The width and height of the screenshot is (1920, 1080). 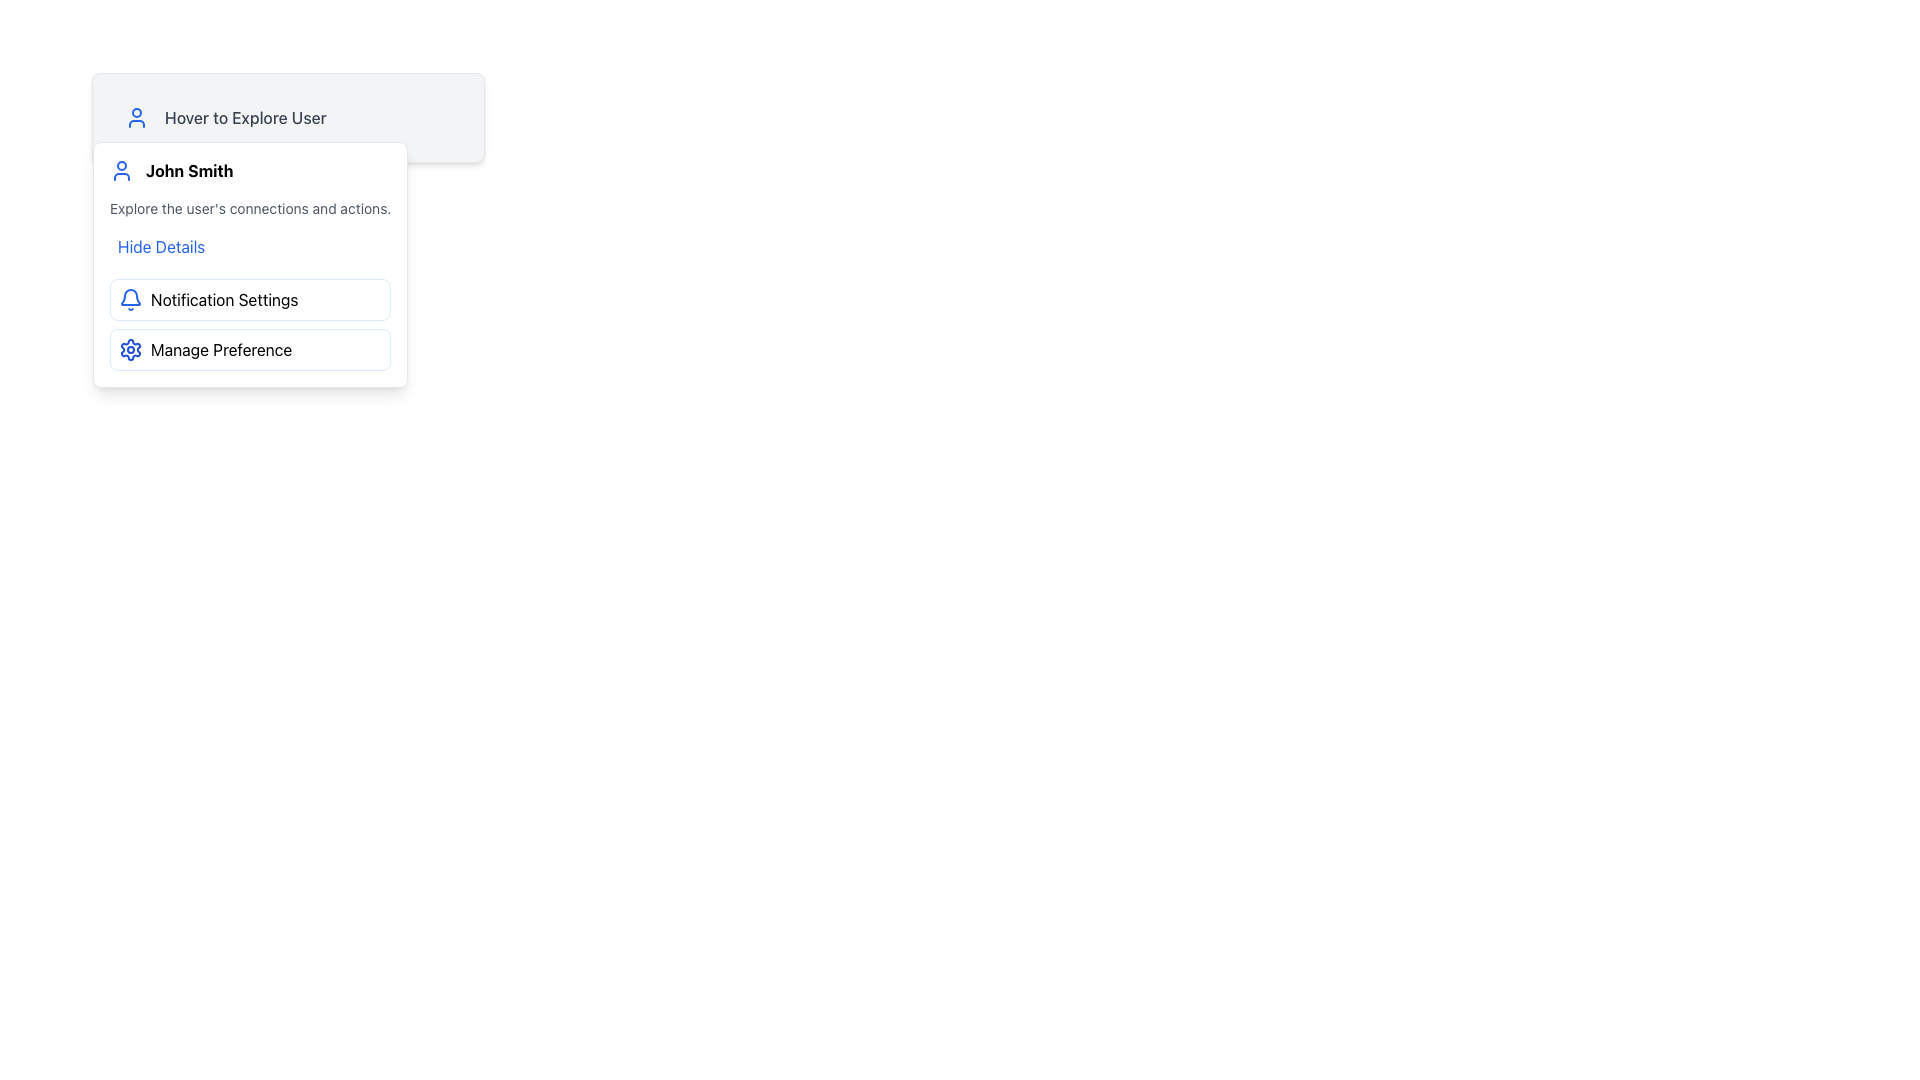 I want to click on the blue-stroked bell-shaped icon located in the 'Notification Settings' section for interaction, so click(x=129, y=300).